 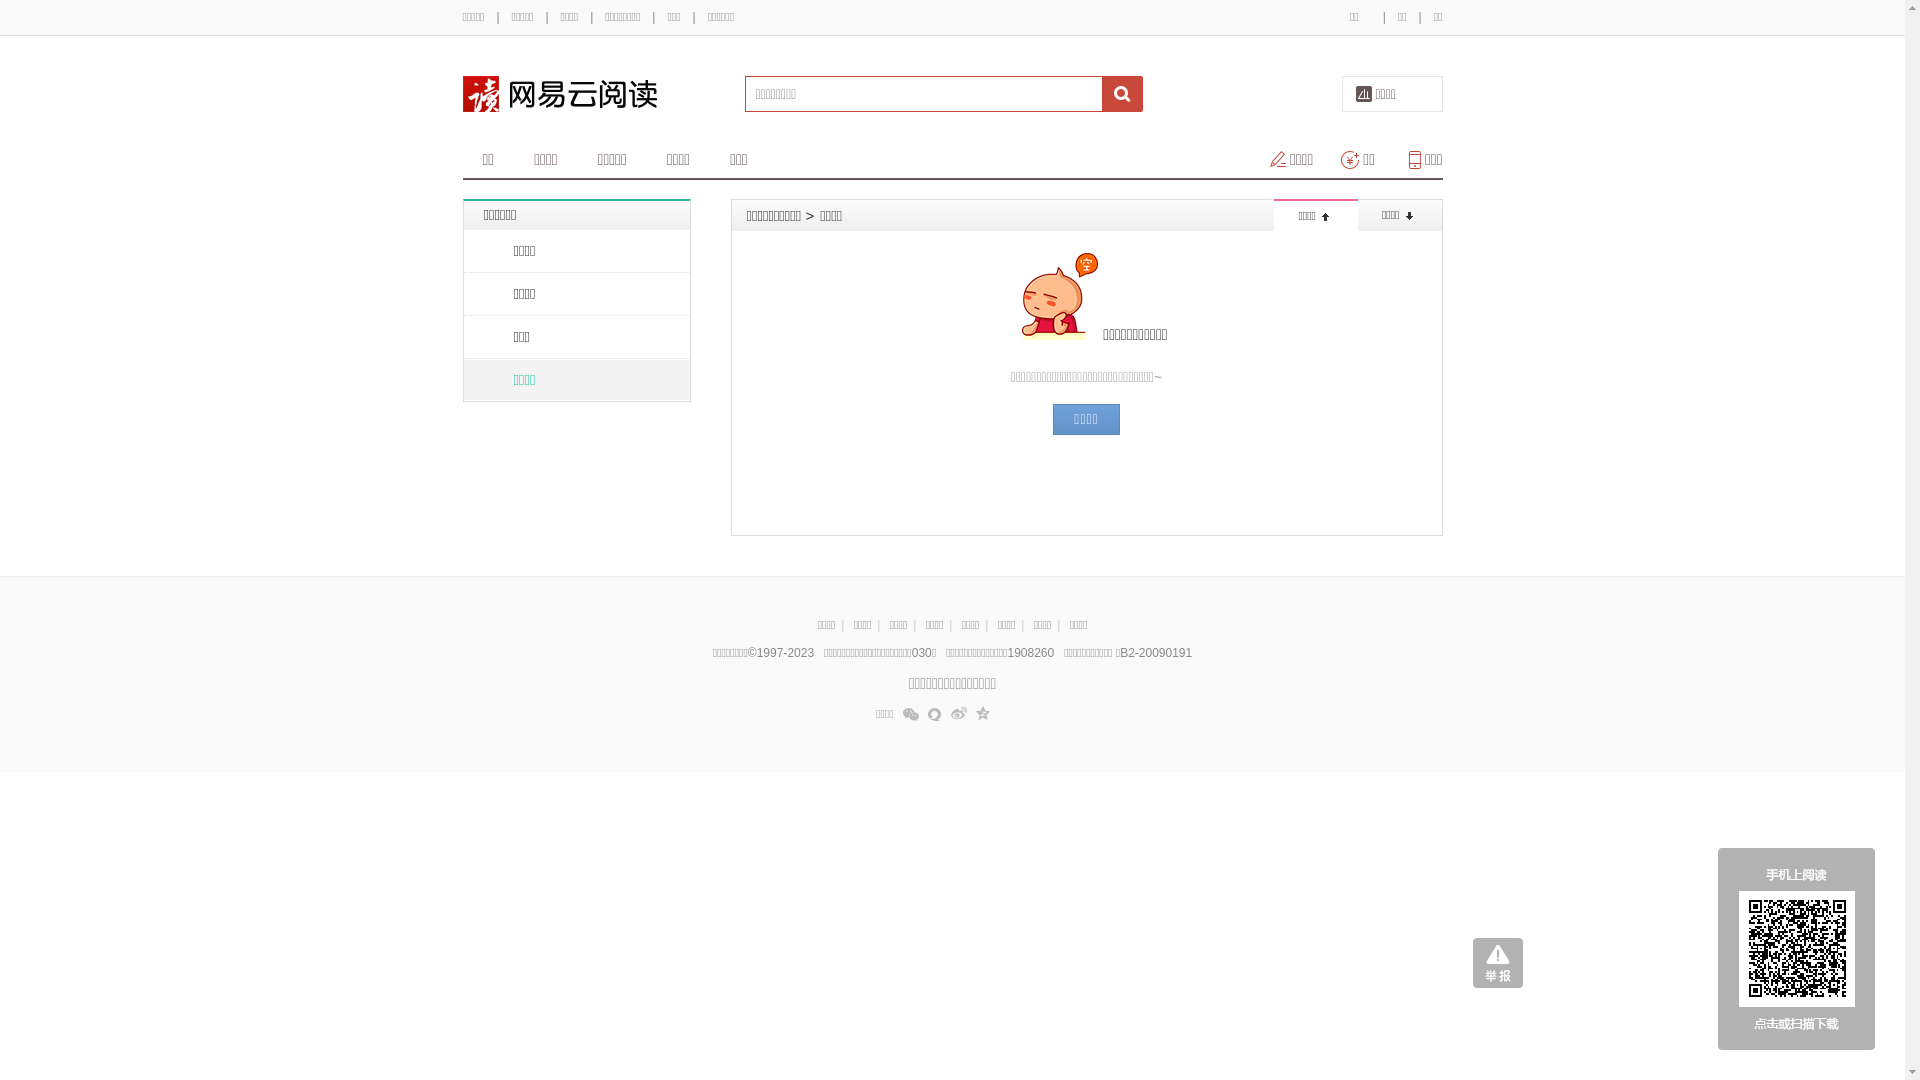 What do you see at coordinates (1123, 93) in the screenshot?
I see `'    '` at bounding box center [1123, 93].